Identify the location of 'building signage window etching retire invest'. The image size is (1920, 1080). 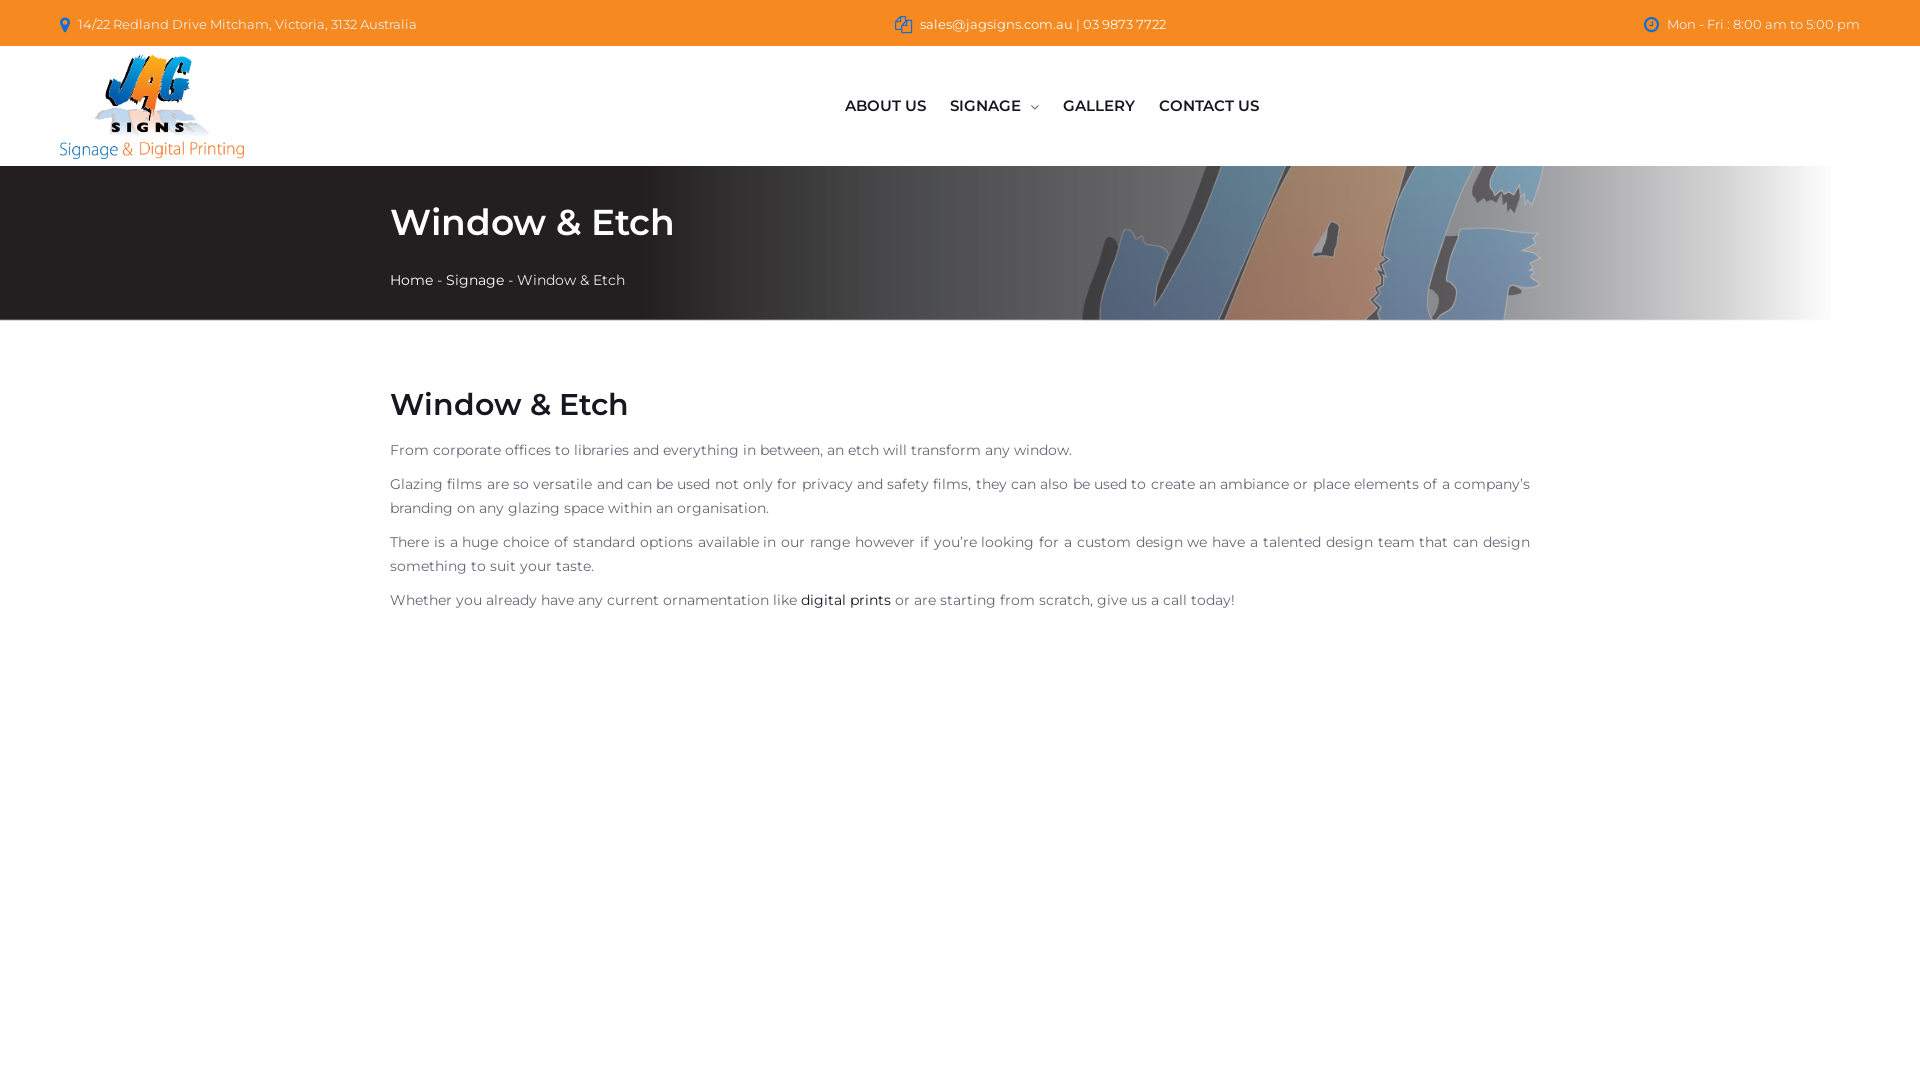
(1349, 821).